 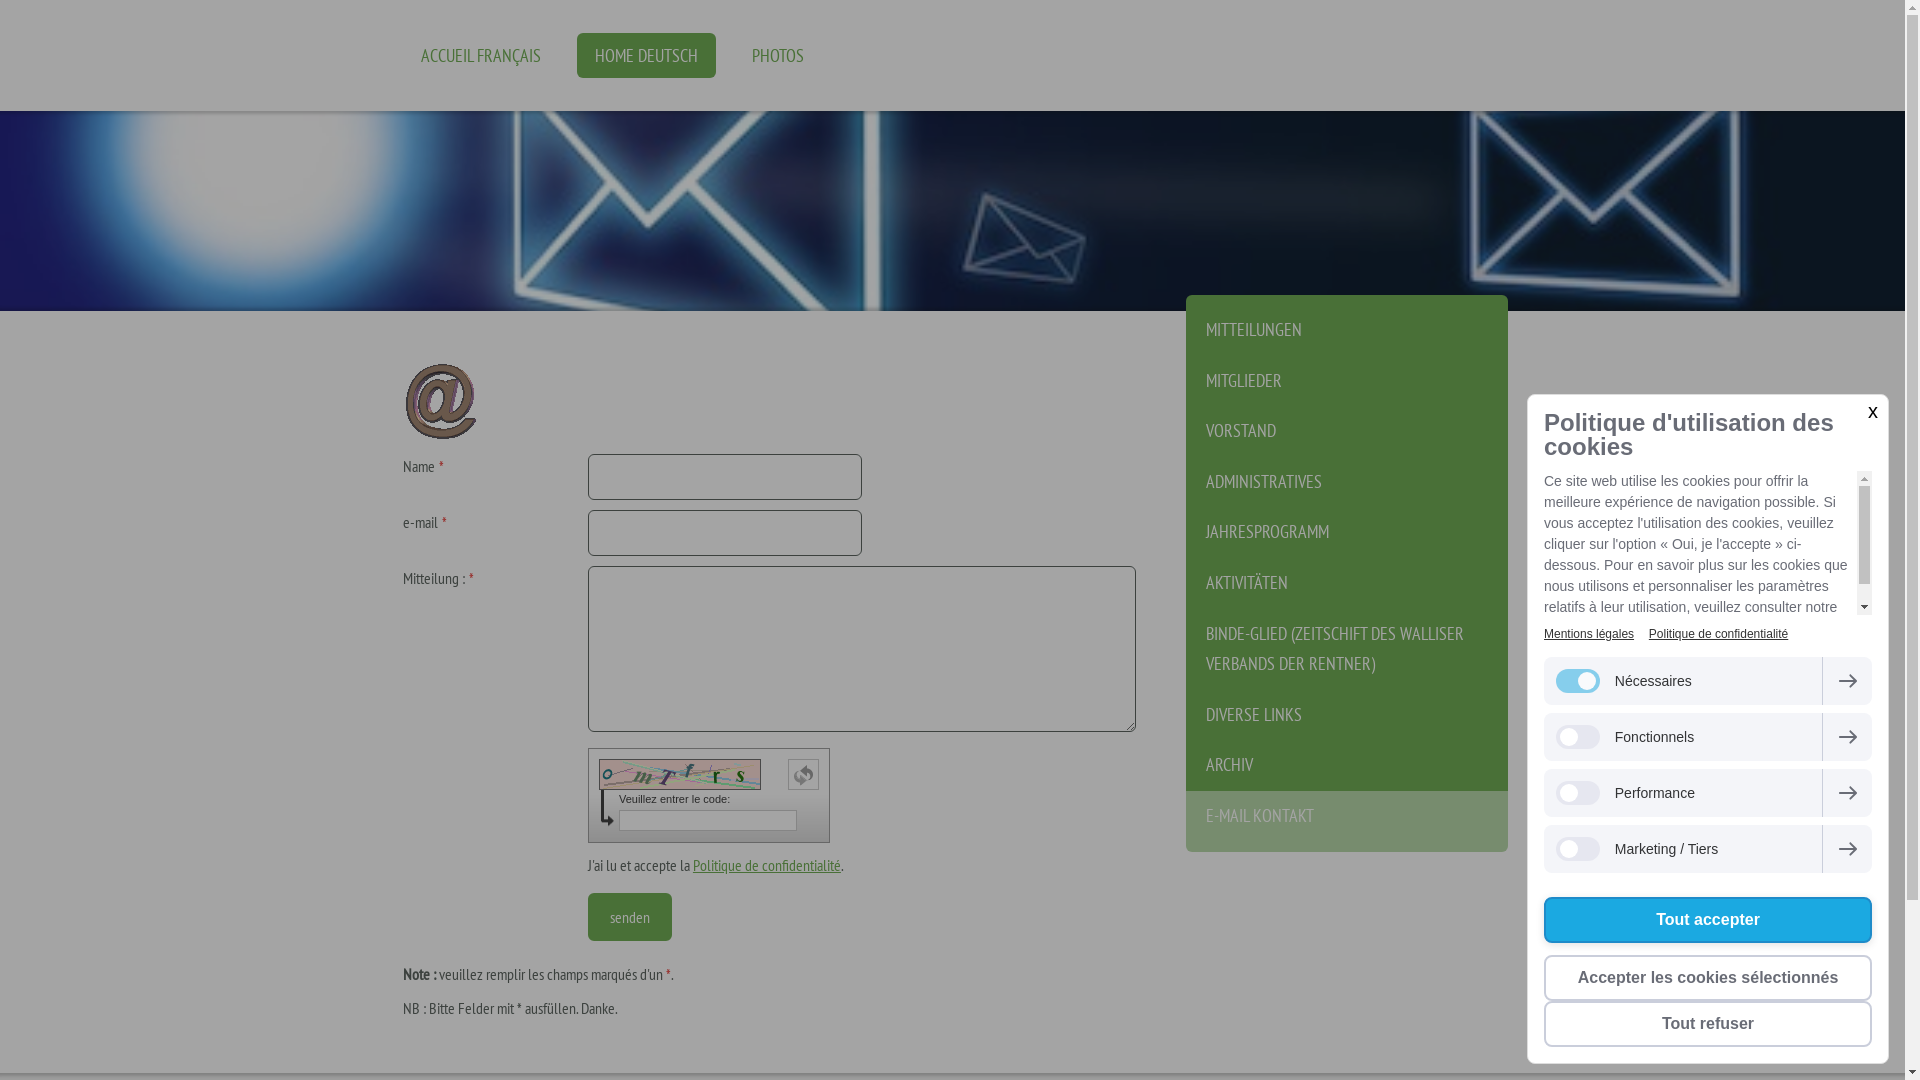 What do you see at coordinates (1347, 649) in the screenshot?
I see `'BINDE-GLIED (ZEITSCHIFT DES WALLISER VERBANDS DER RENTNER)'` at bounding box center [1347, 649].